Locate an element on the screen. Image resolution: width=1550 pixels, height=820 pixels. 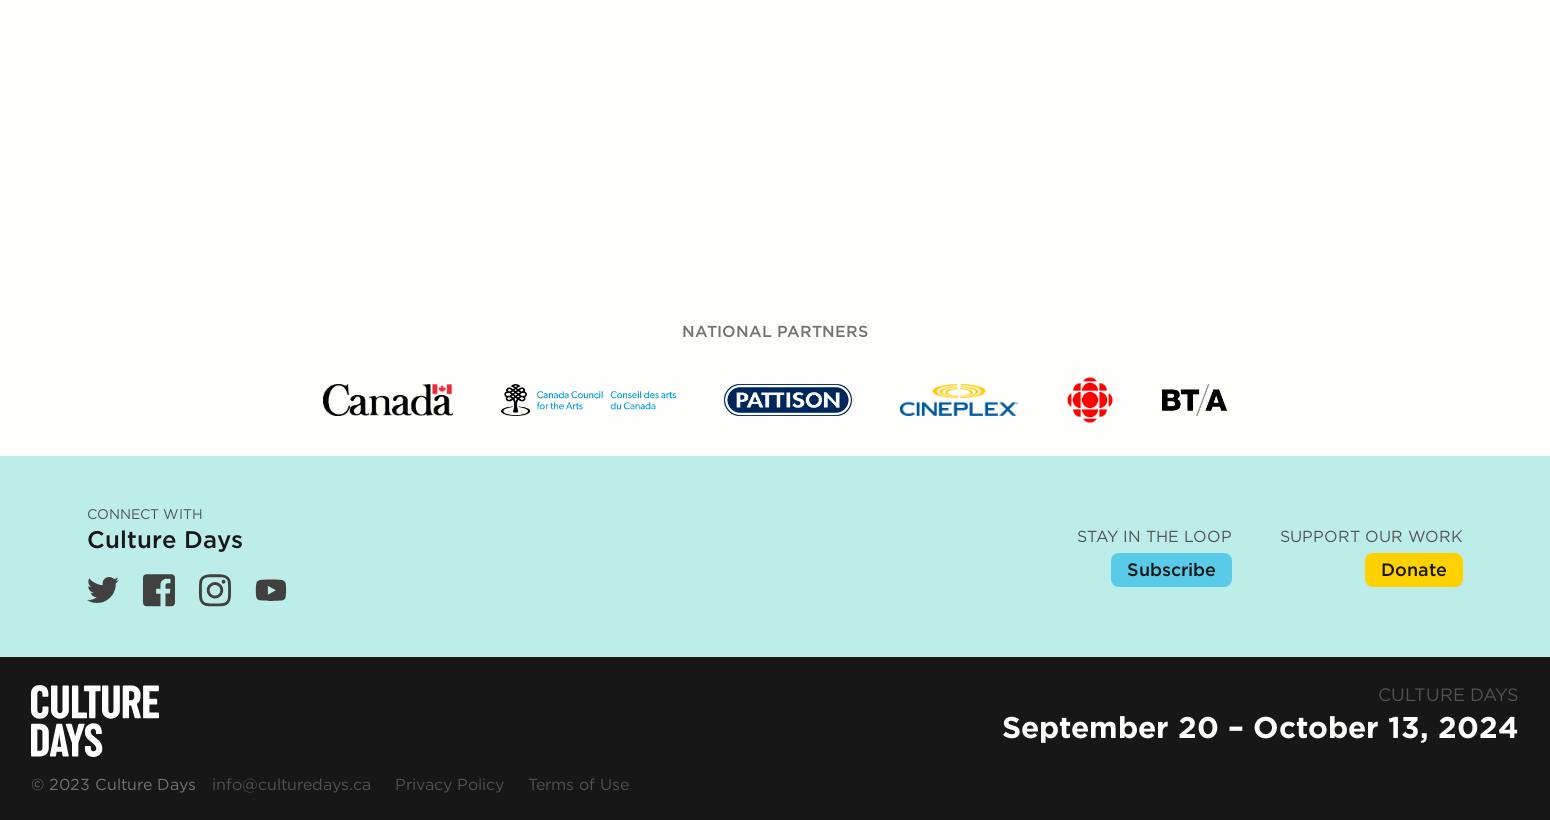
'Donate' is located at coordinates (1413, 140).